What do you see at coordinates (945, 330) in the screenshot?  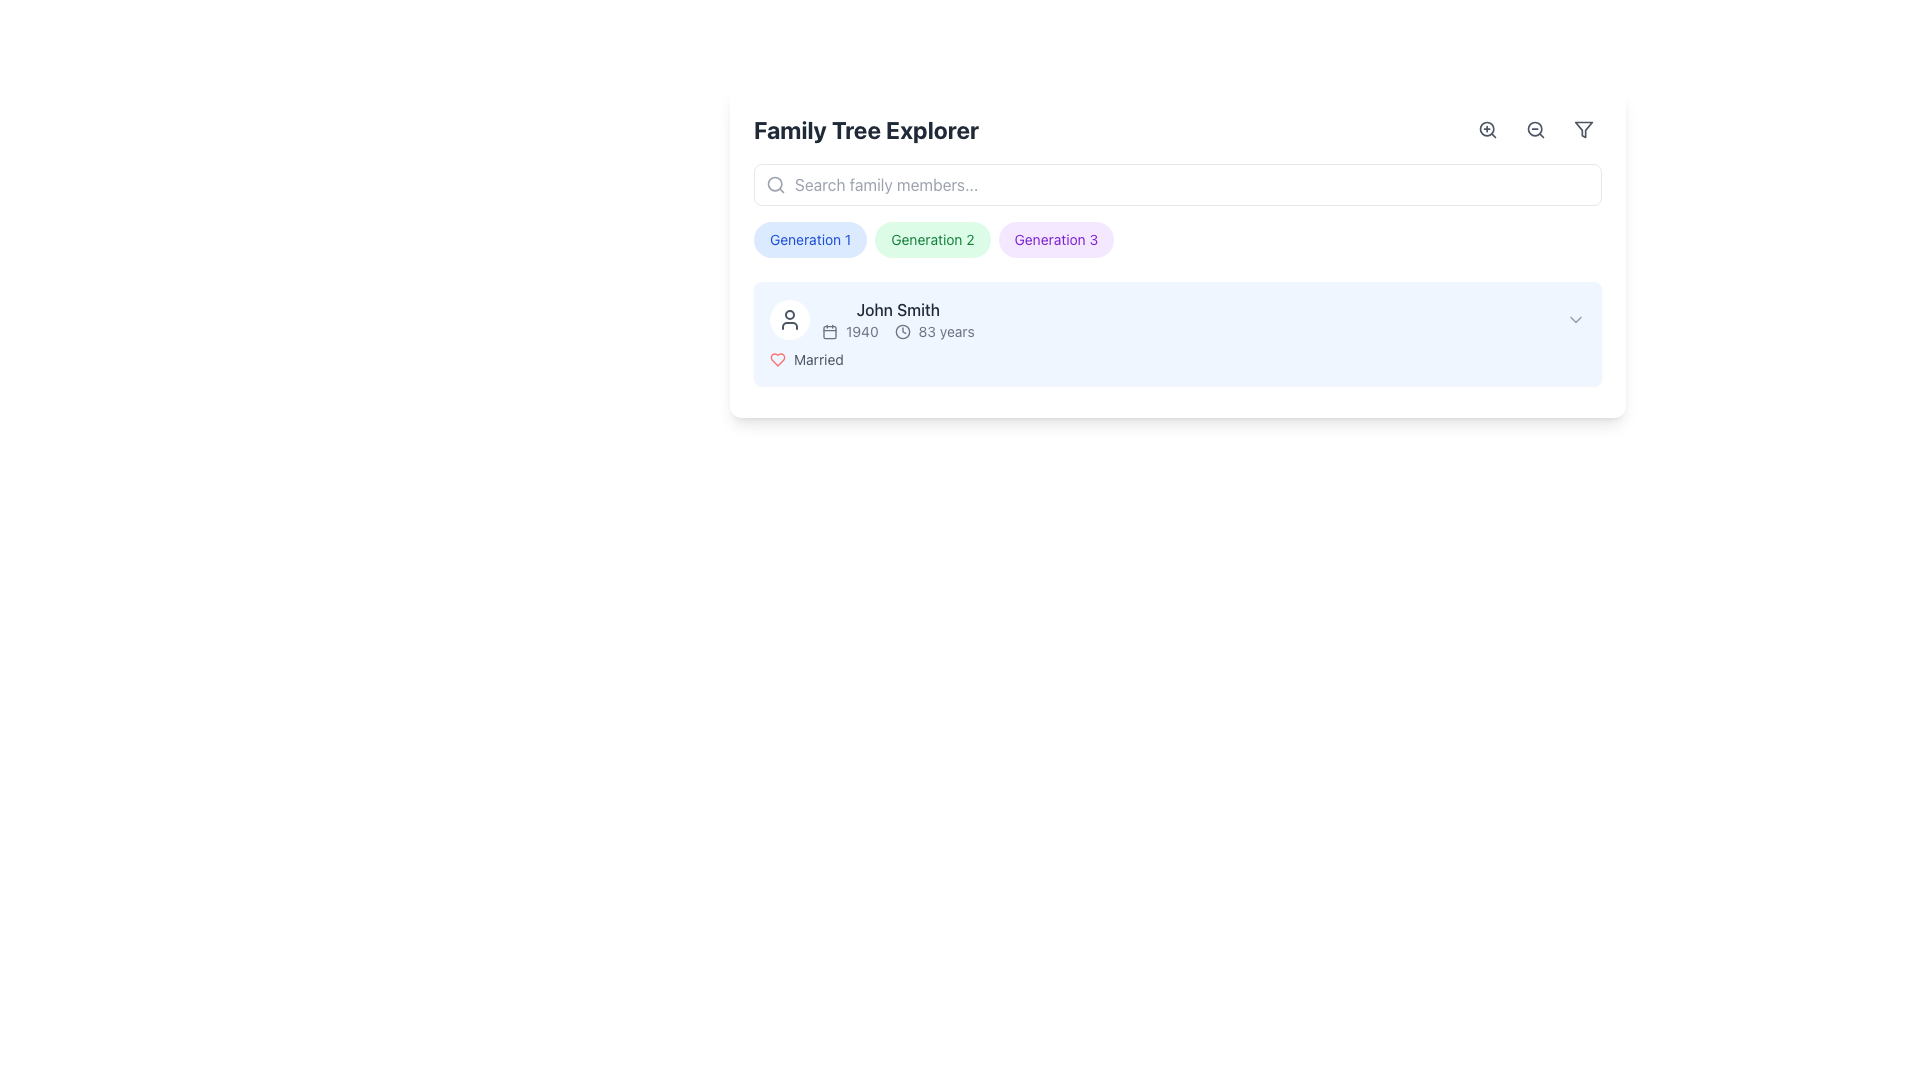 I see `displayed text from the Text label showing the age of 'John Smith', which is located after a clock icon and '1940'` at bounding box center [945, 330].